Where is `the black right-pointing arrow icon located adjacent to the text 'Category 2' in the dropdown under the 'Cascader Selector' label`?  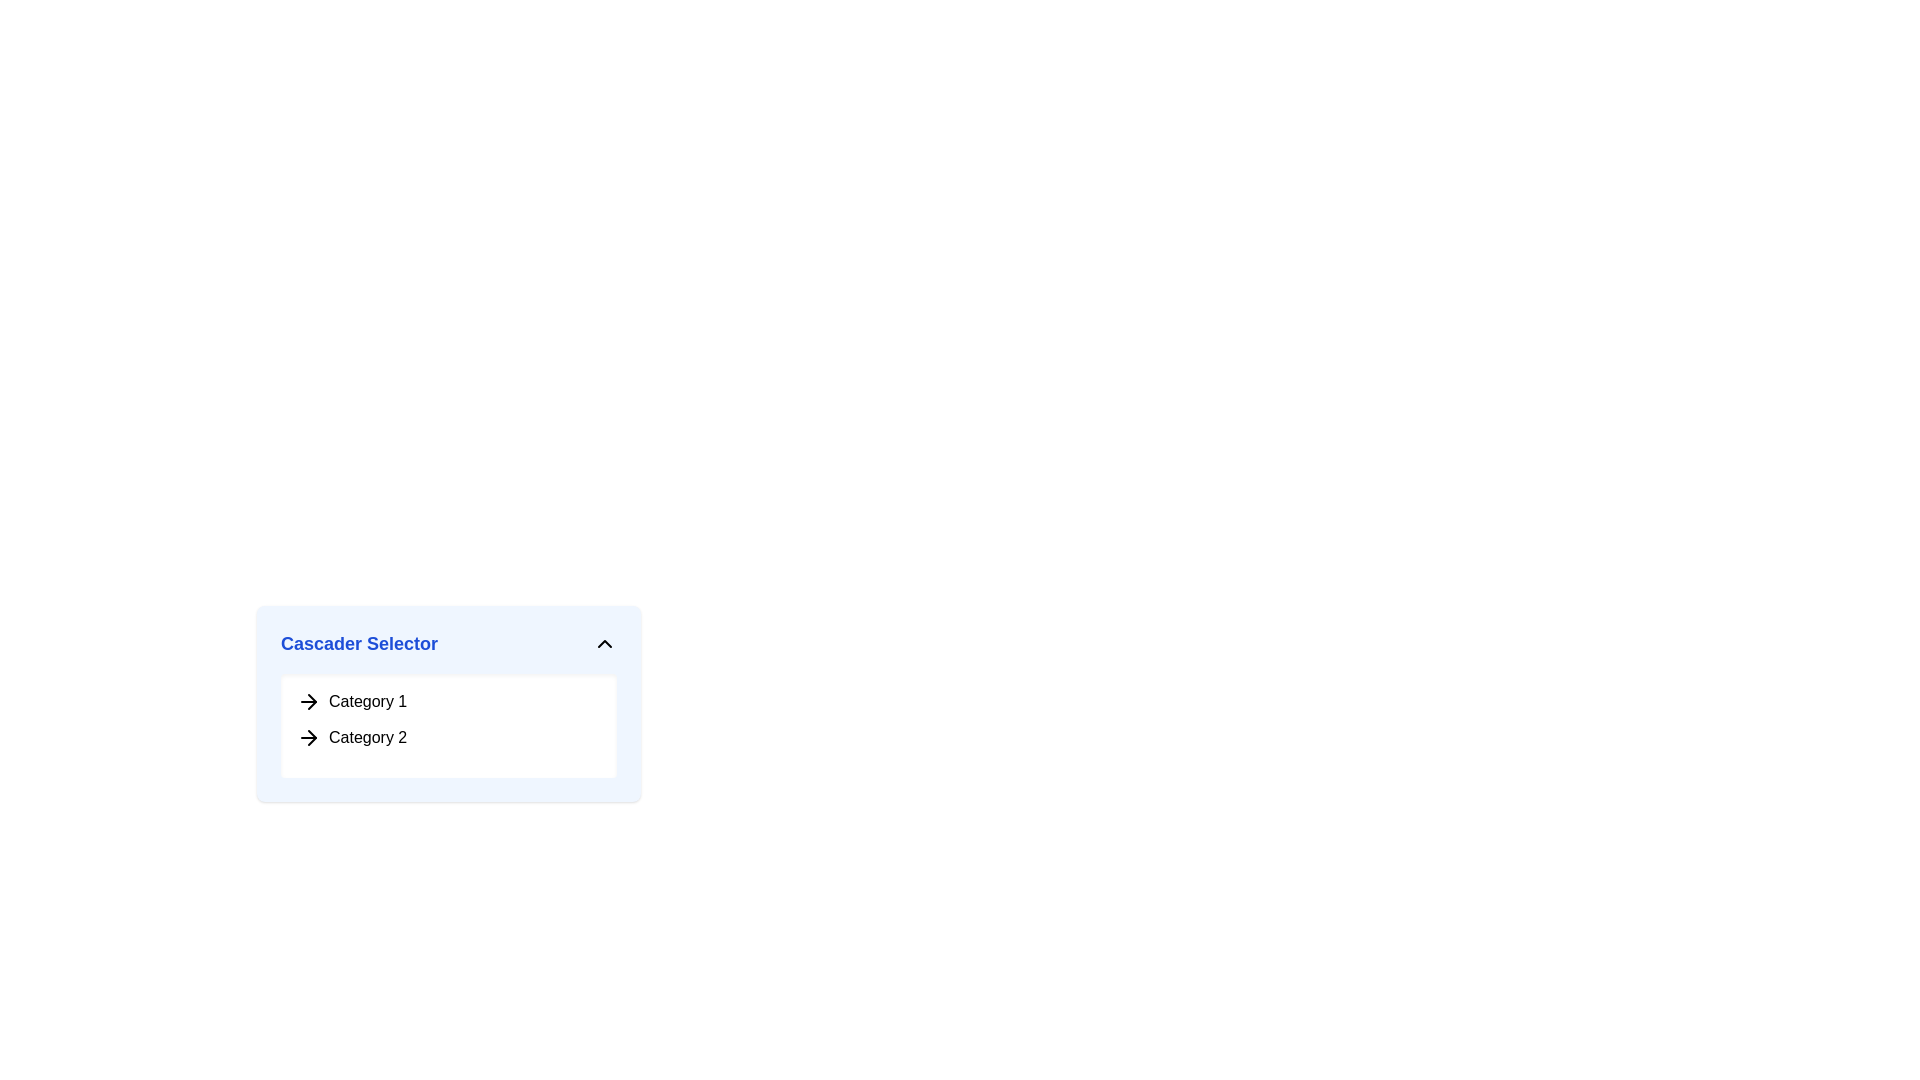 the black right-pointing arrow icon located adjacent to the text 'Category 2' in the dropdown under the 'Cascader Selector' label is located at coordinates (311, 737).